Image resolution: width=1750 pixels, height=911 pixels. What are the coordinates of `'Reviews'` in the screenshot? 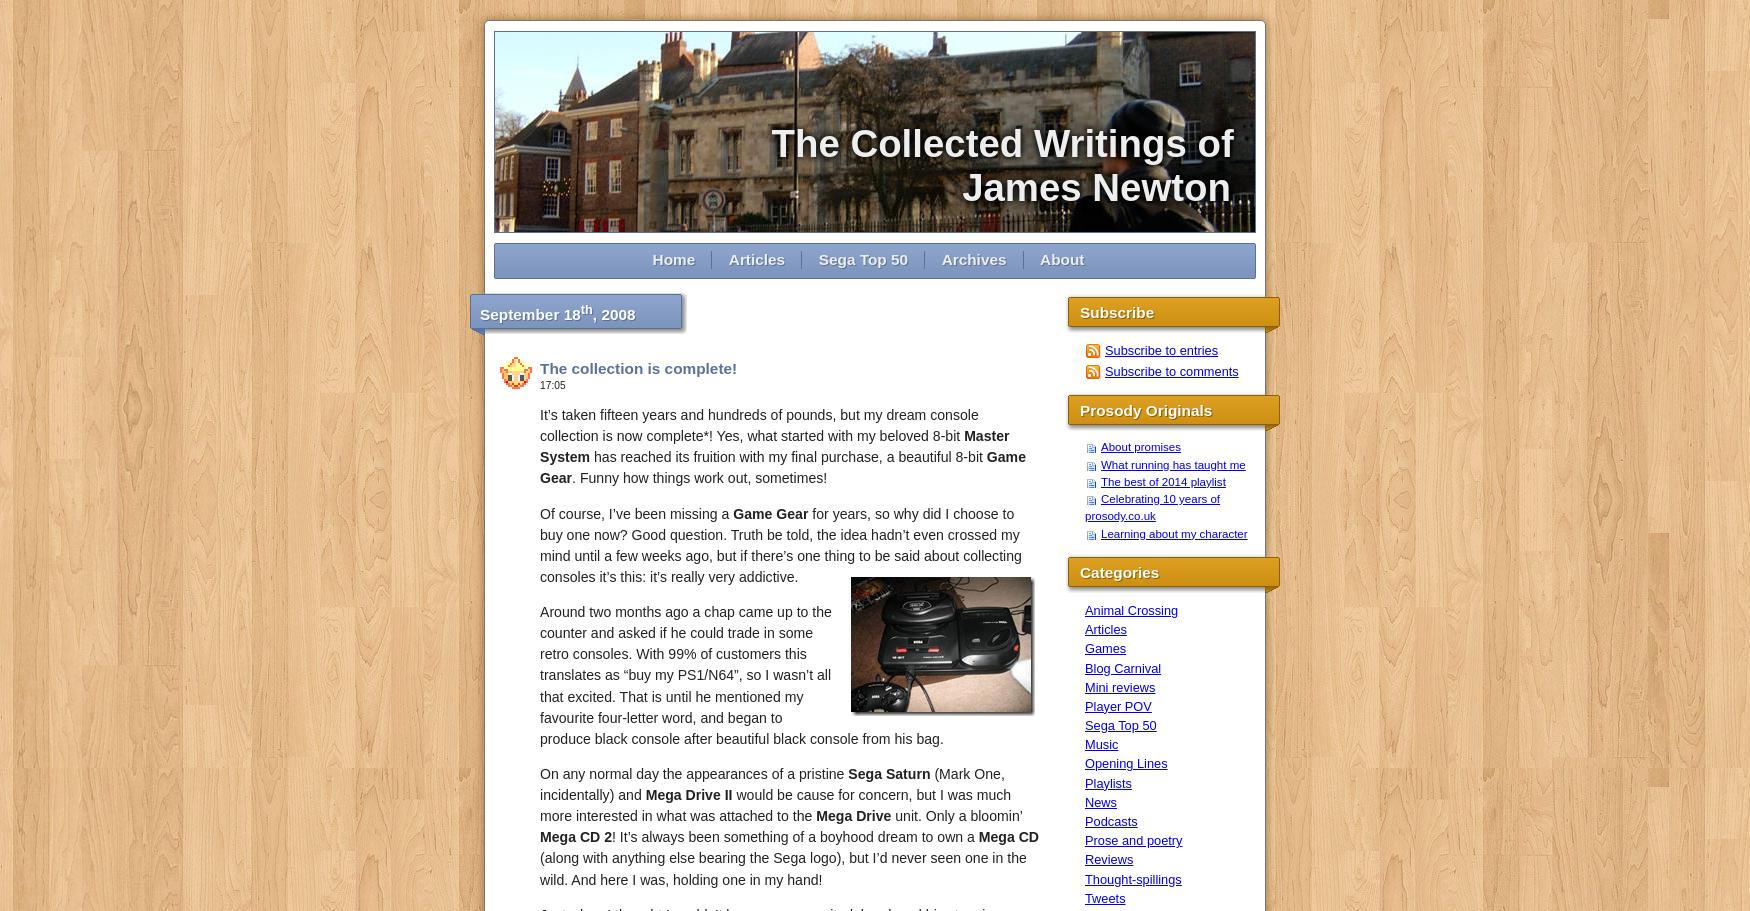 It's located at (1108, 859).